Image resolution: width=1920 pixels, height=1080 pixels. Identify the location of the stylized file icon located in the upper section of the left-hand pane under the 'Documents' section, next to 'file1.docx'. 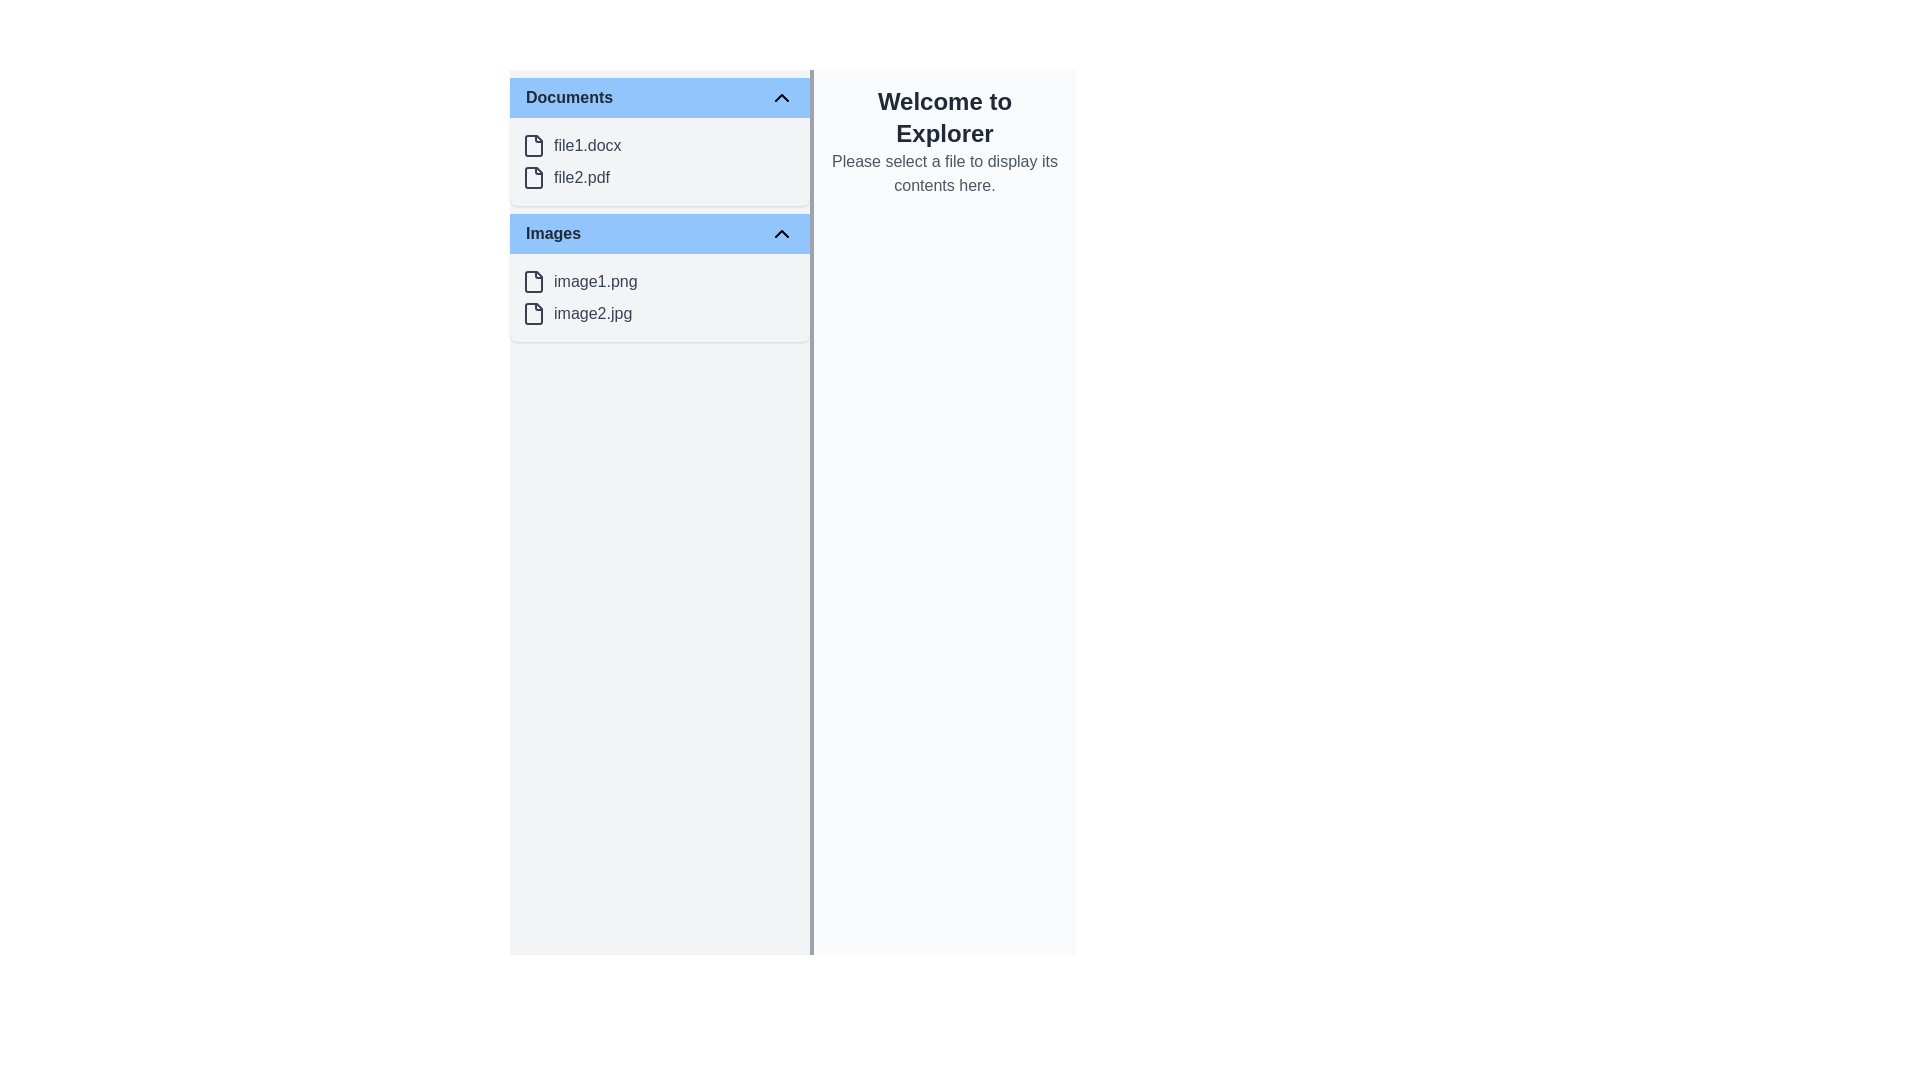
(533, 145).